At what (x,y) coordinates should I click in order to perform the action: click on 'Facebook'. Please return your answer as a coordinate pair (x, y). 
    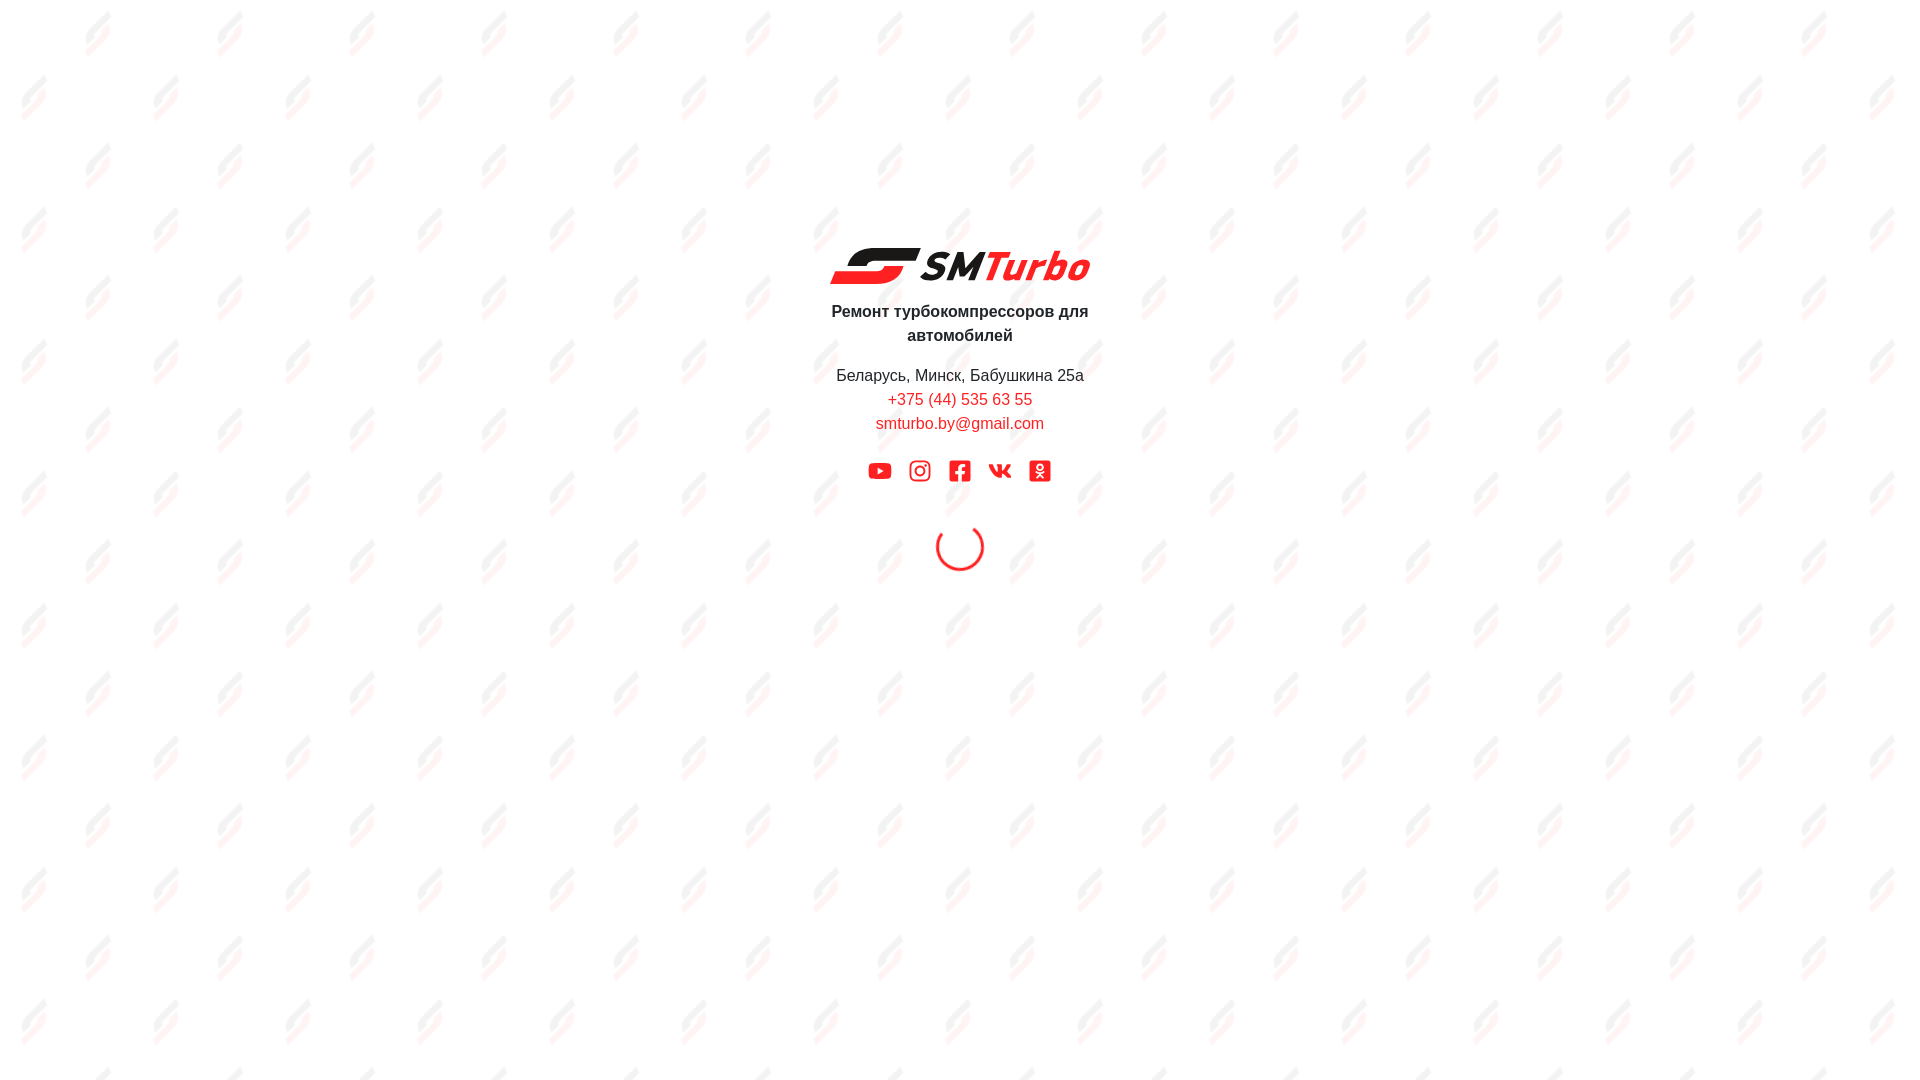
    Looking at the image, I should click on (960, 469).